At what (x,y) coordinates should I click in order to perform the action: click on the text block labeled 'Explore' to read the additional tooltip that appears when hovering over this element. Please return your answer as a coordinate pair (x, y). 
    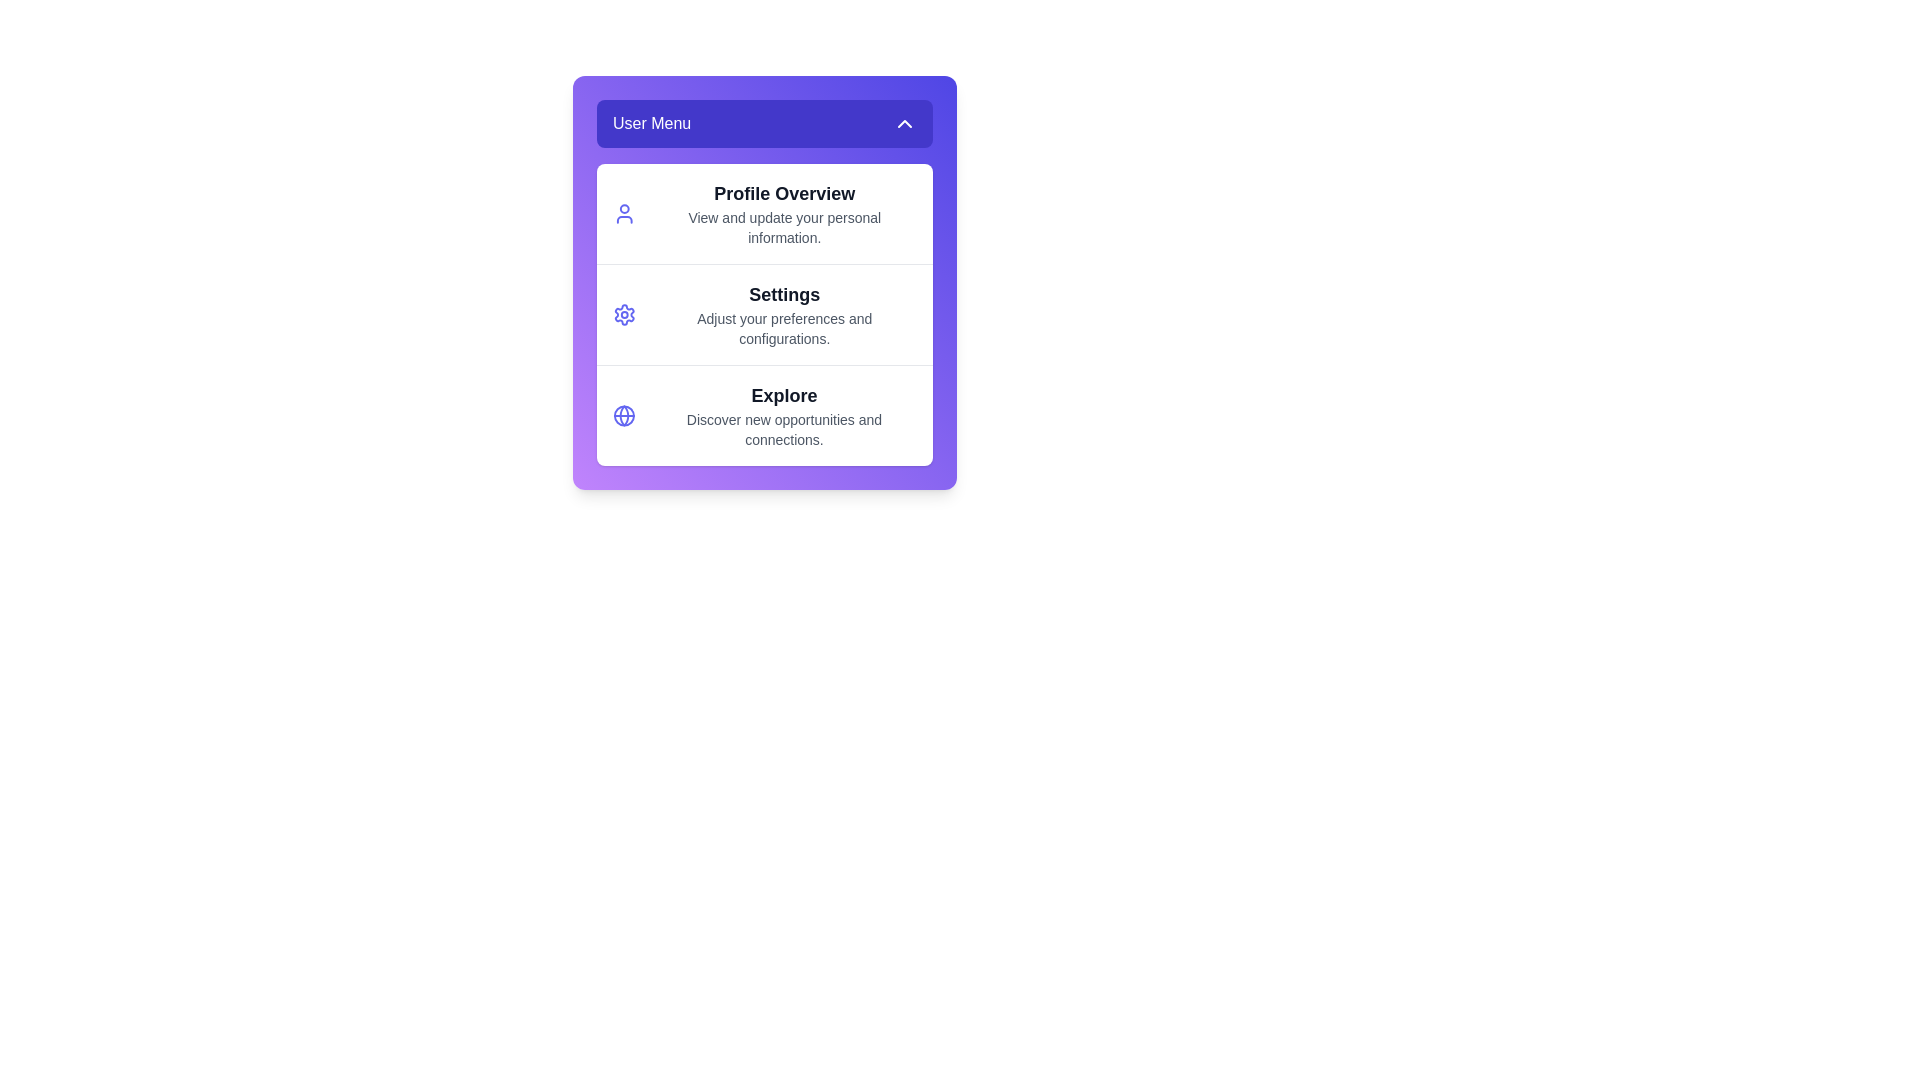
    Looking at the image, I should click on (783, 415).